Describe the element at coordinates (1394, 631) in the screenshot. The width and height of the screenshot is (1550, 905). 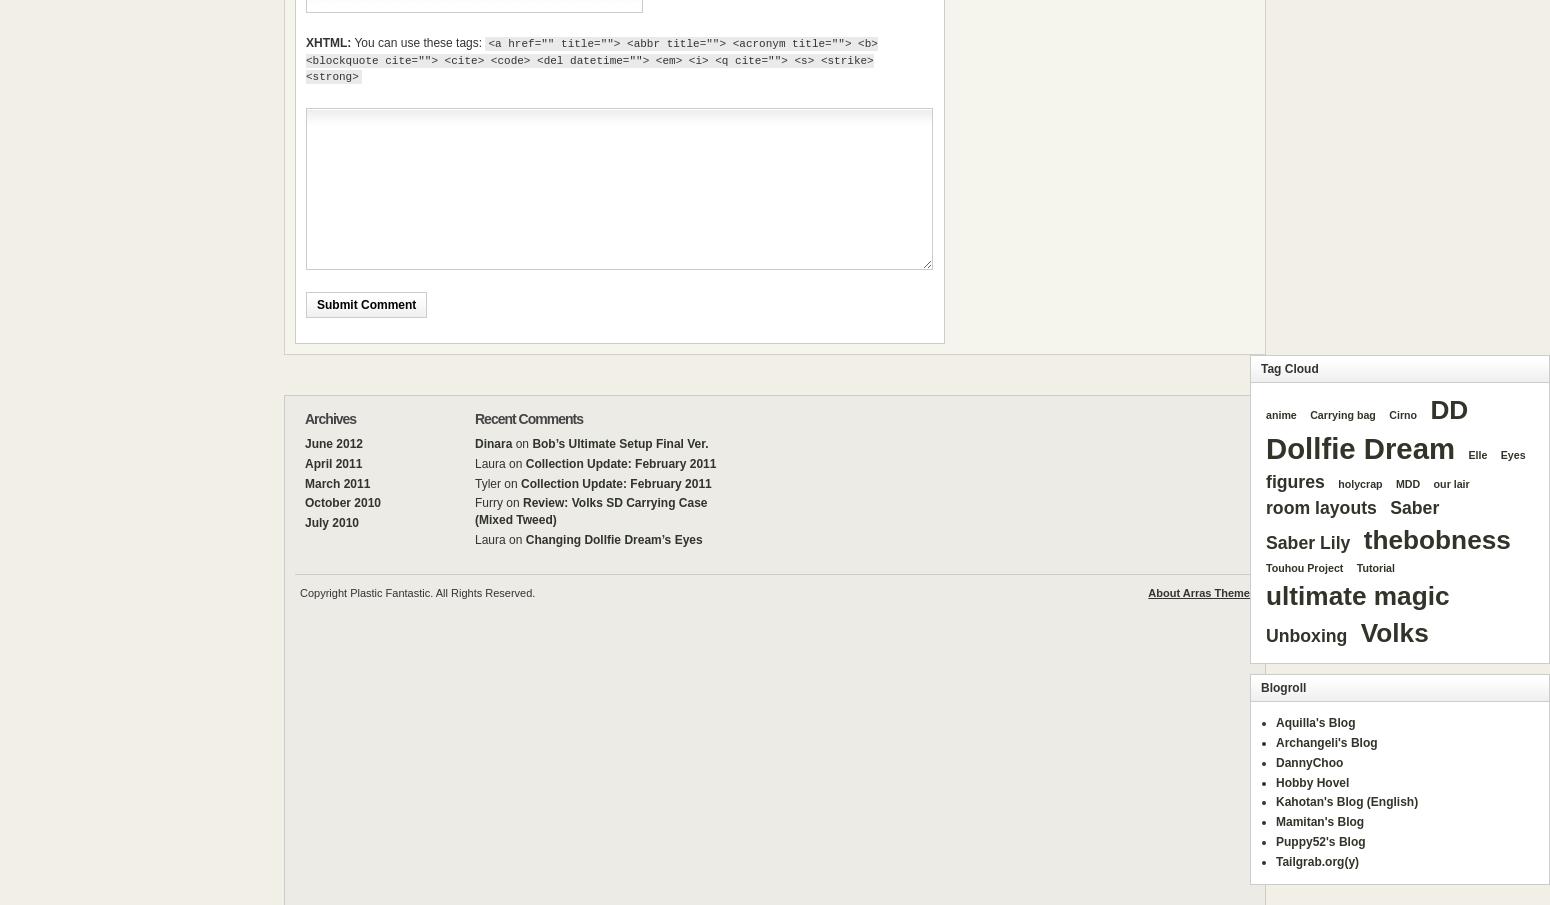
I see `'Volks'` at that location.